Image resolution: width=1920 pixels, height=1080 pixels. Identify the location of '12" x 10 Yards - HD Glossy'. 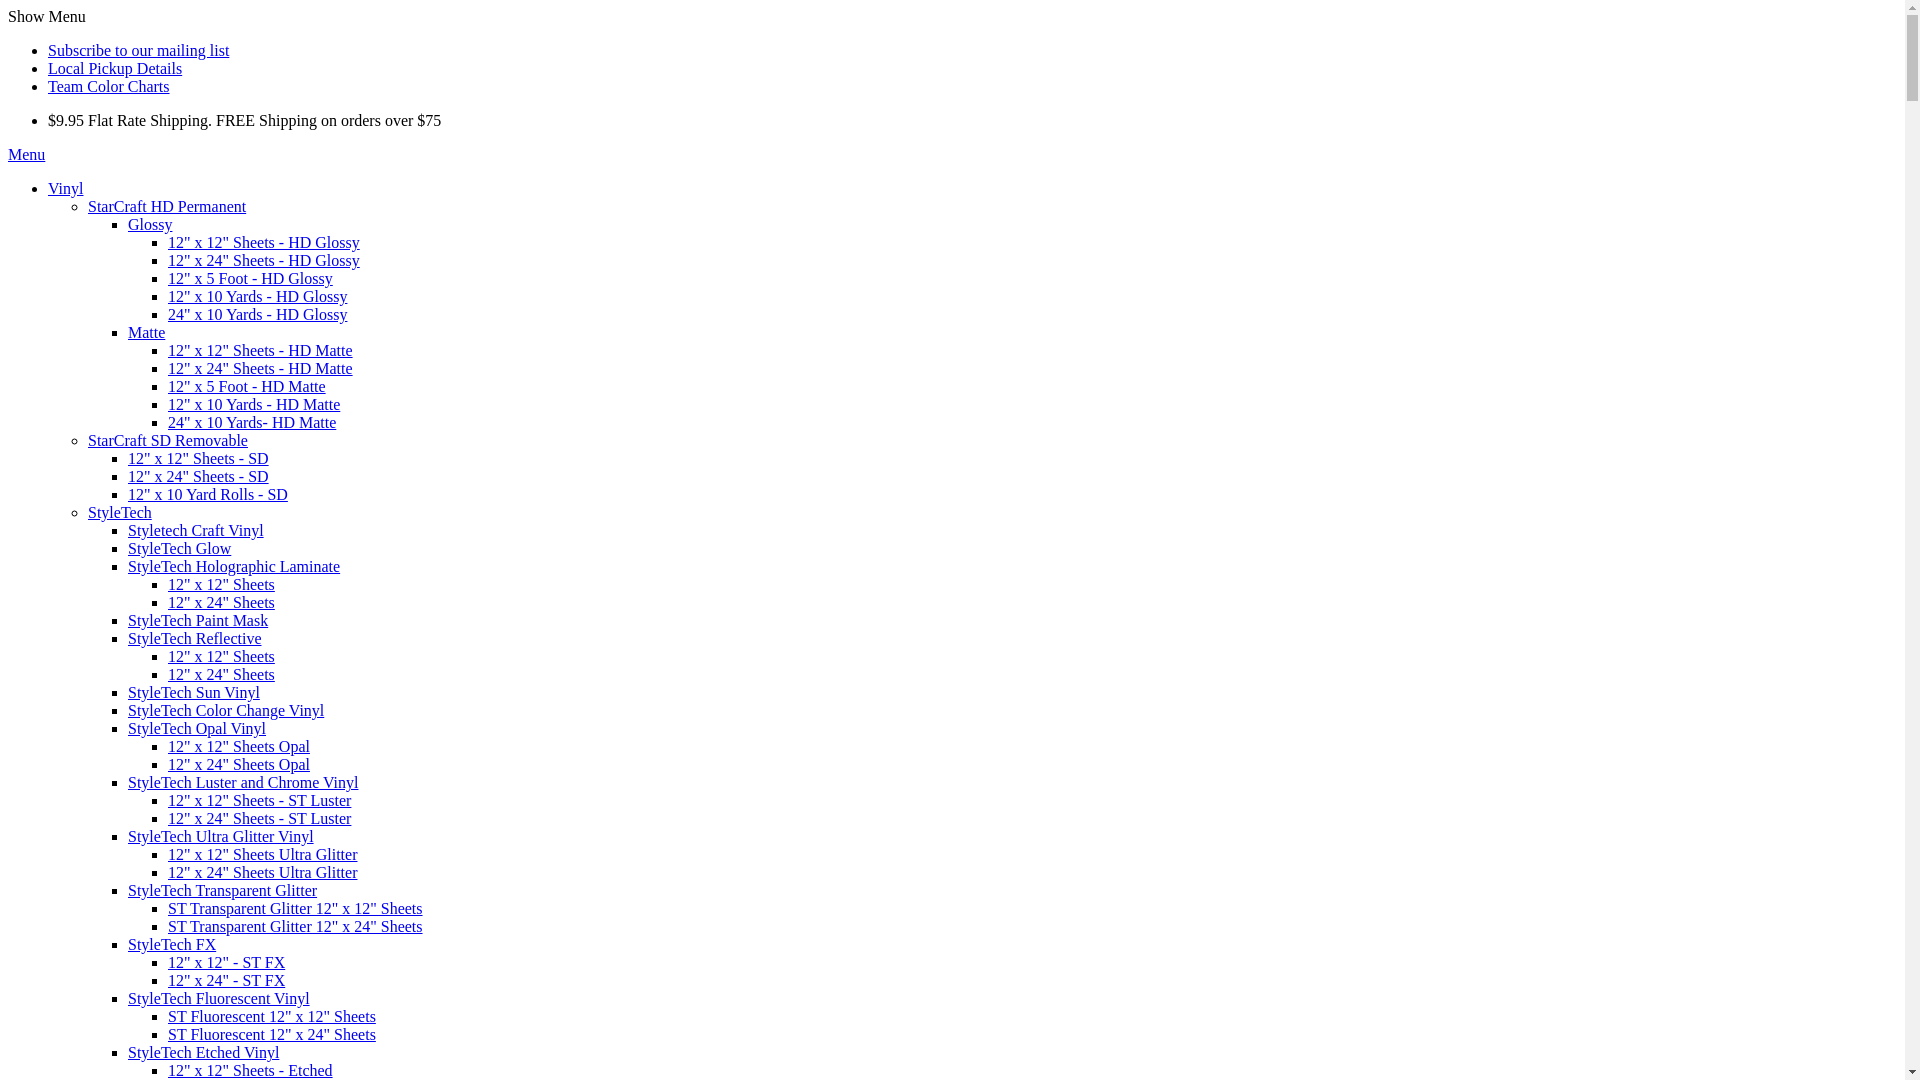
(256, 296).